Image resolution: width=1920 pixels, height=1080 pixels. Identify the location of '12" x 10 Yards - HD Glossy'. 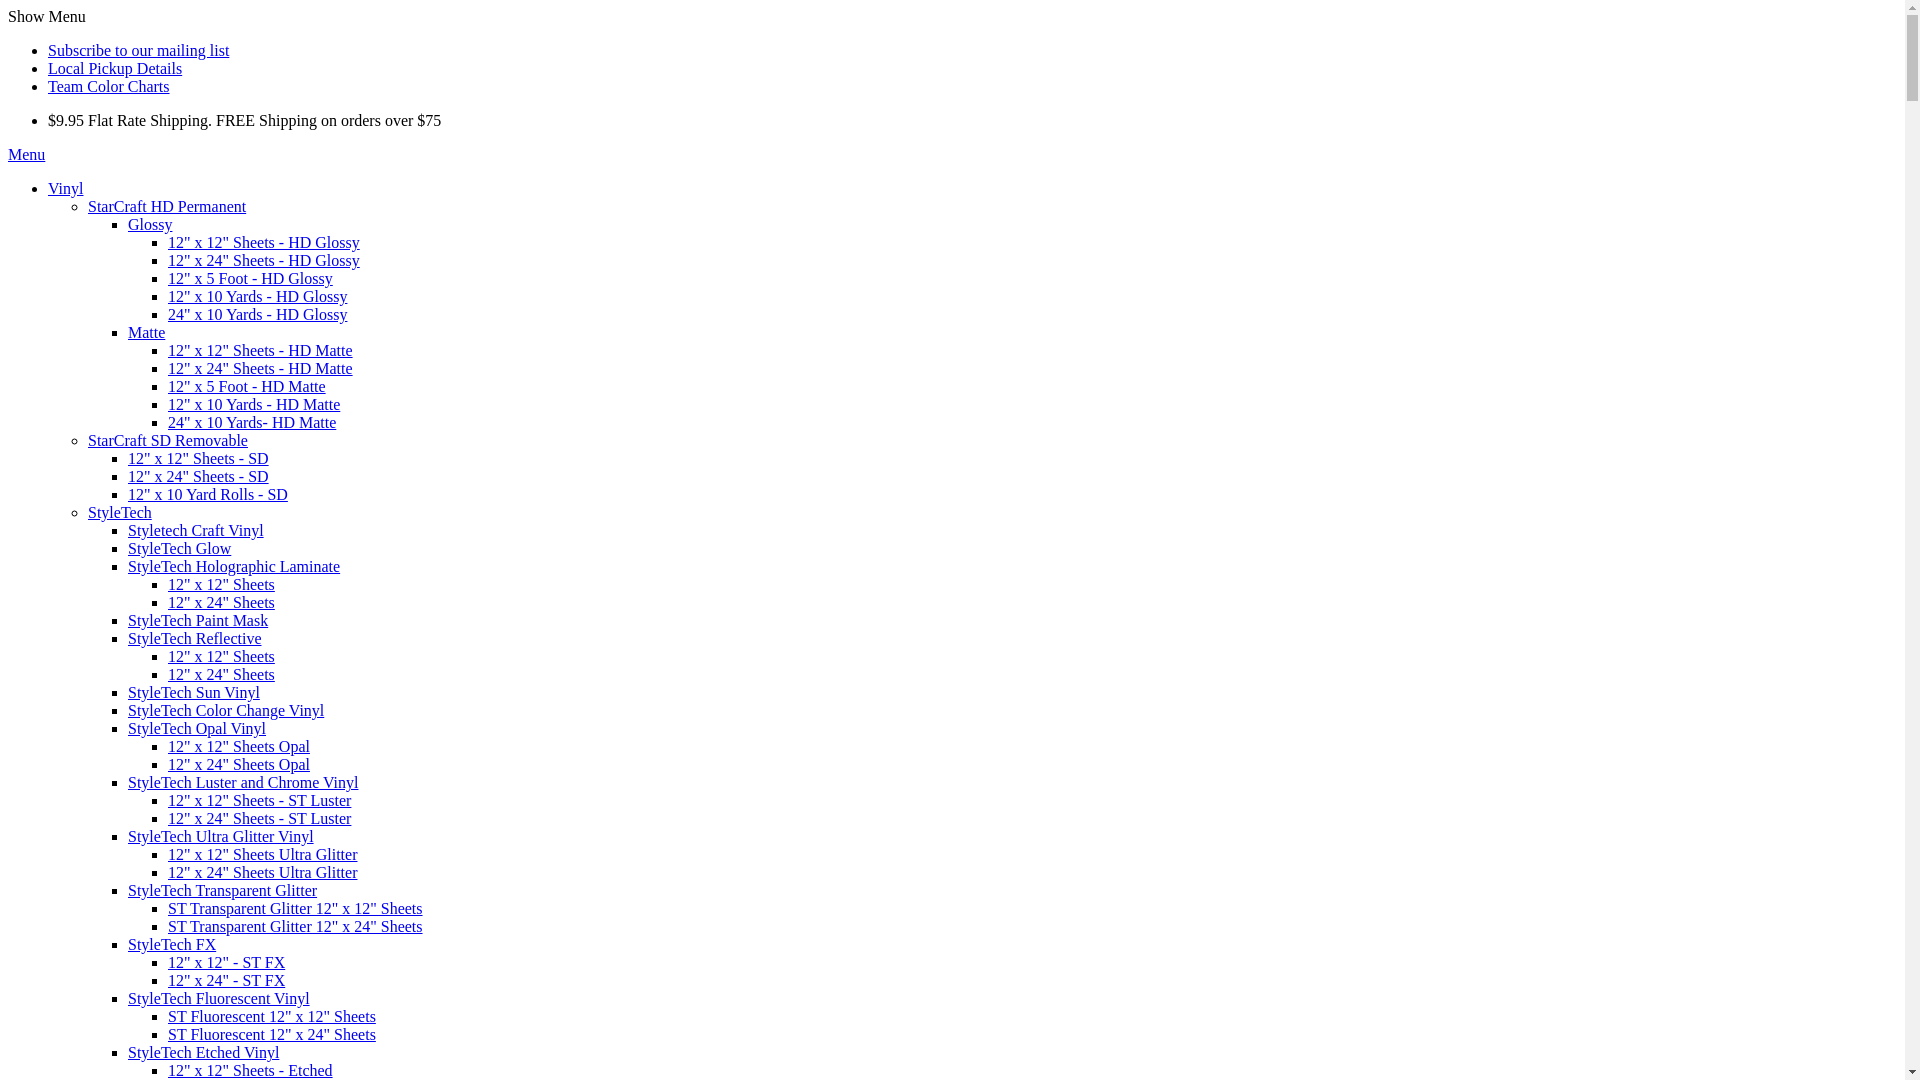
(256, 296).